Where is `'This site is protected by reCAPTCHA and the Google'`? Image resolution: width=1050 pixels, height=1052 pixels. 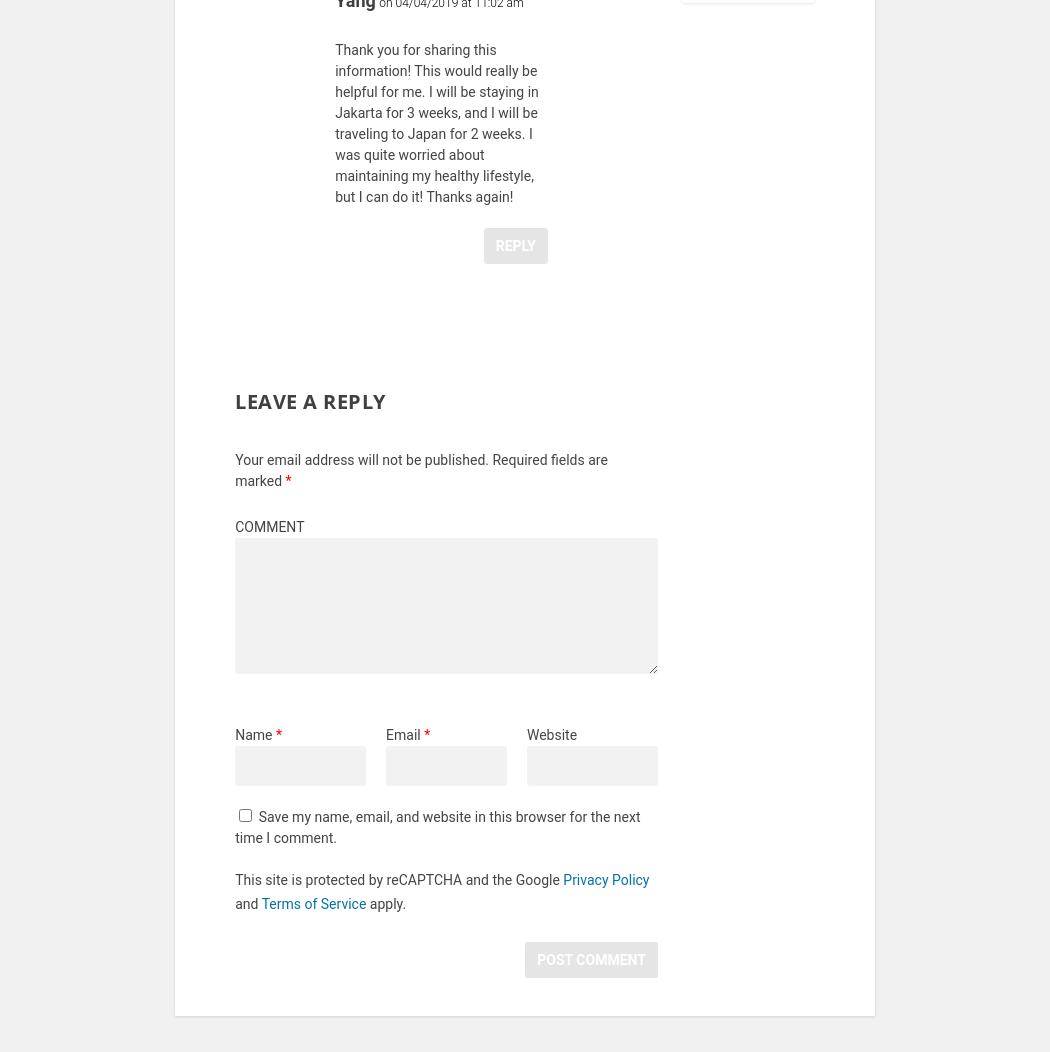
'This site is protected by reCAPTCHA and the Google' is located at coordinates (399, 893).